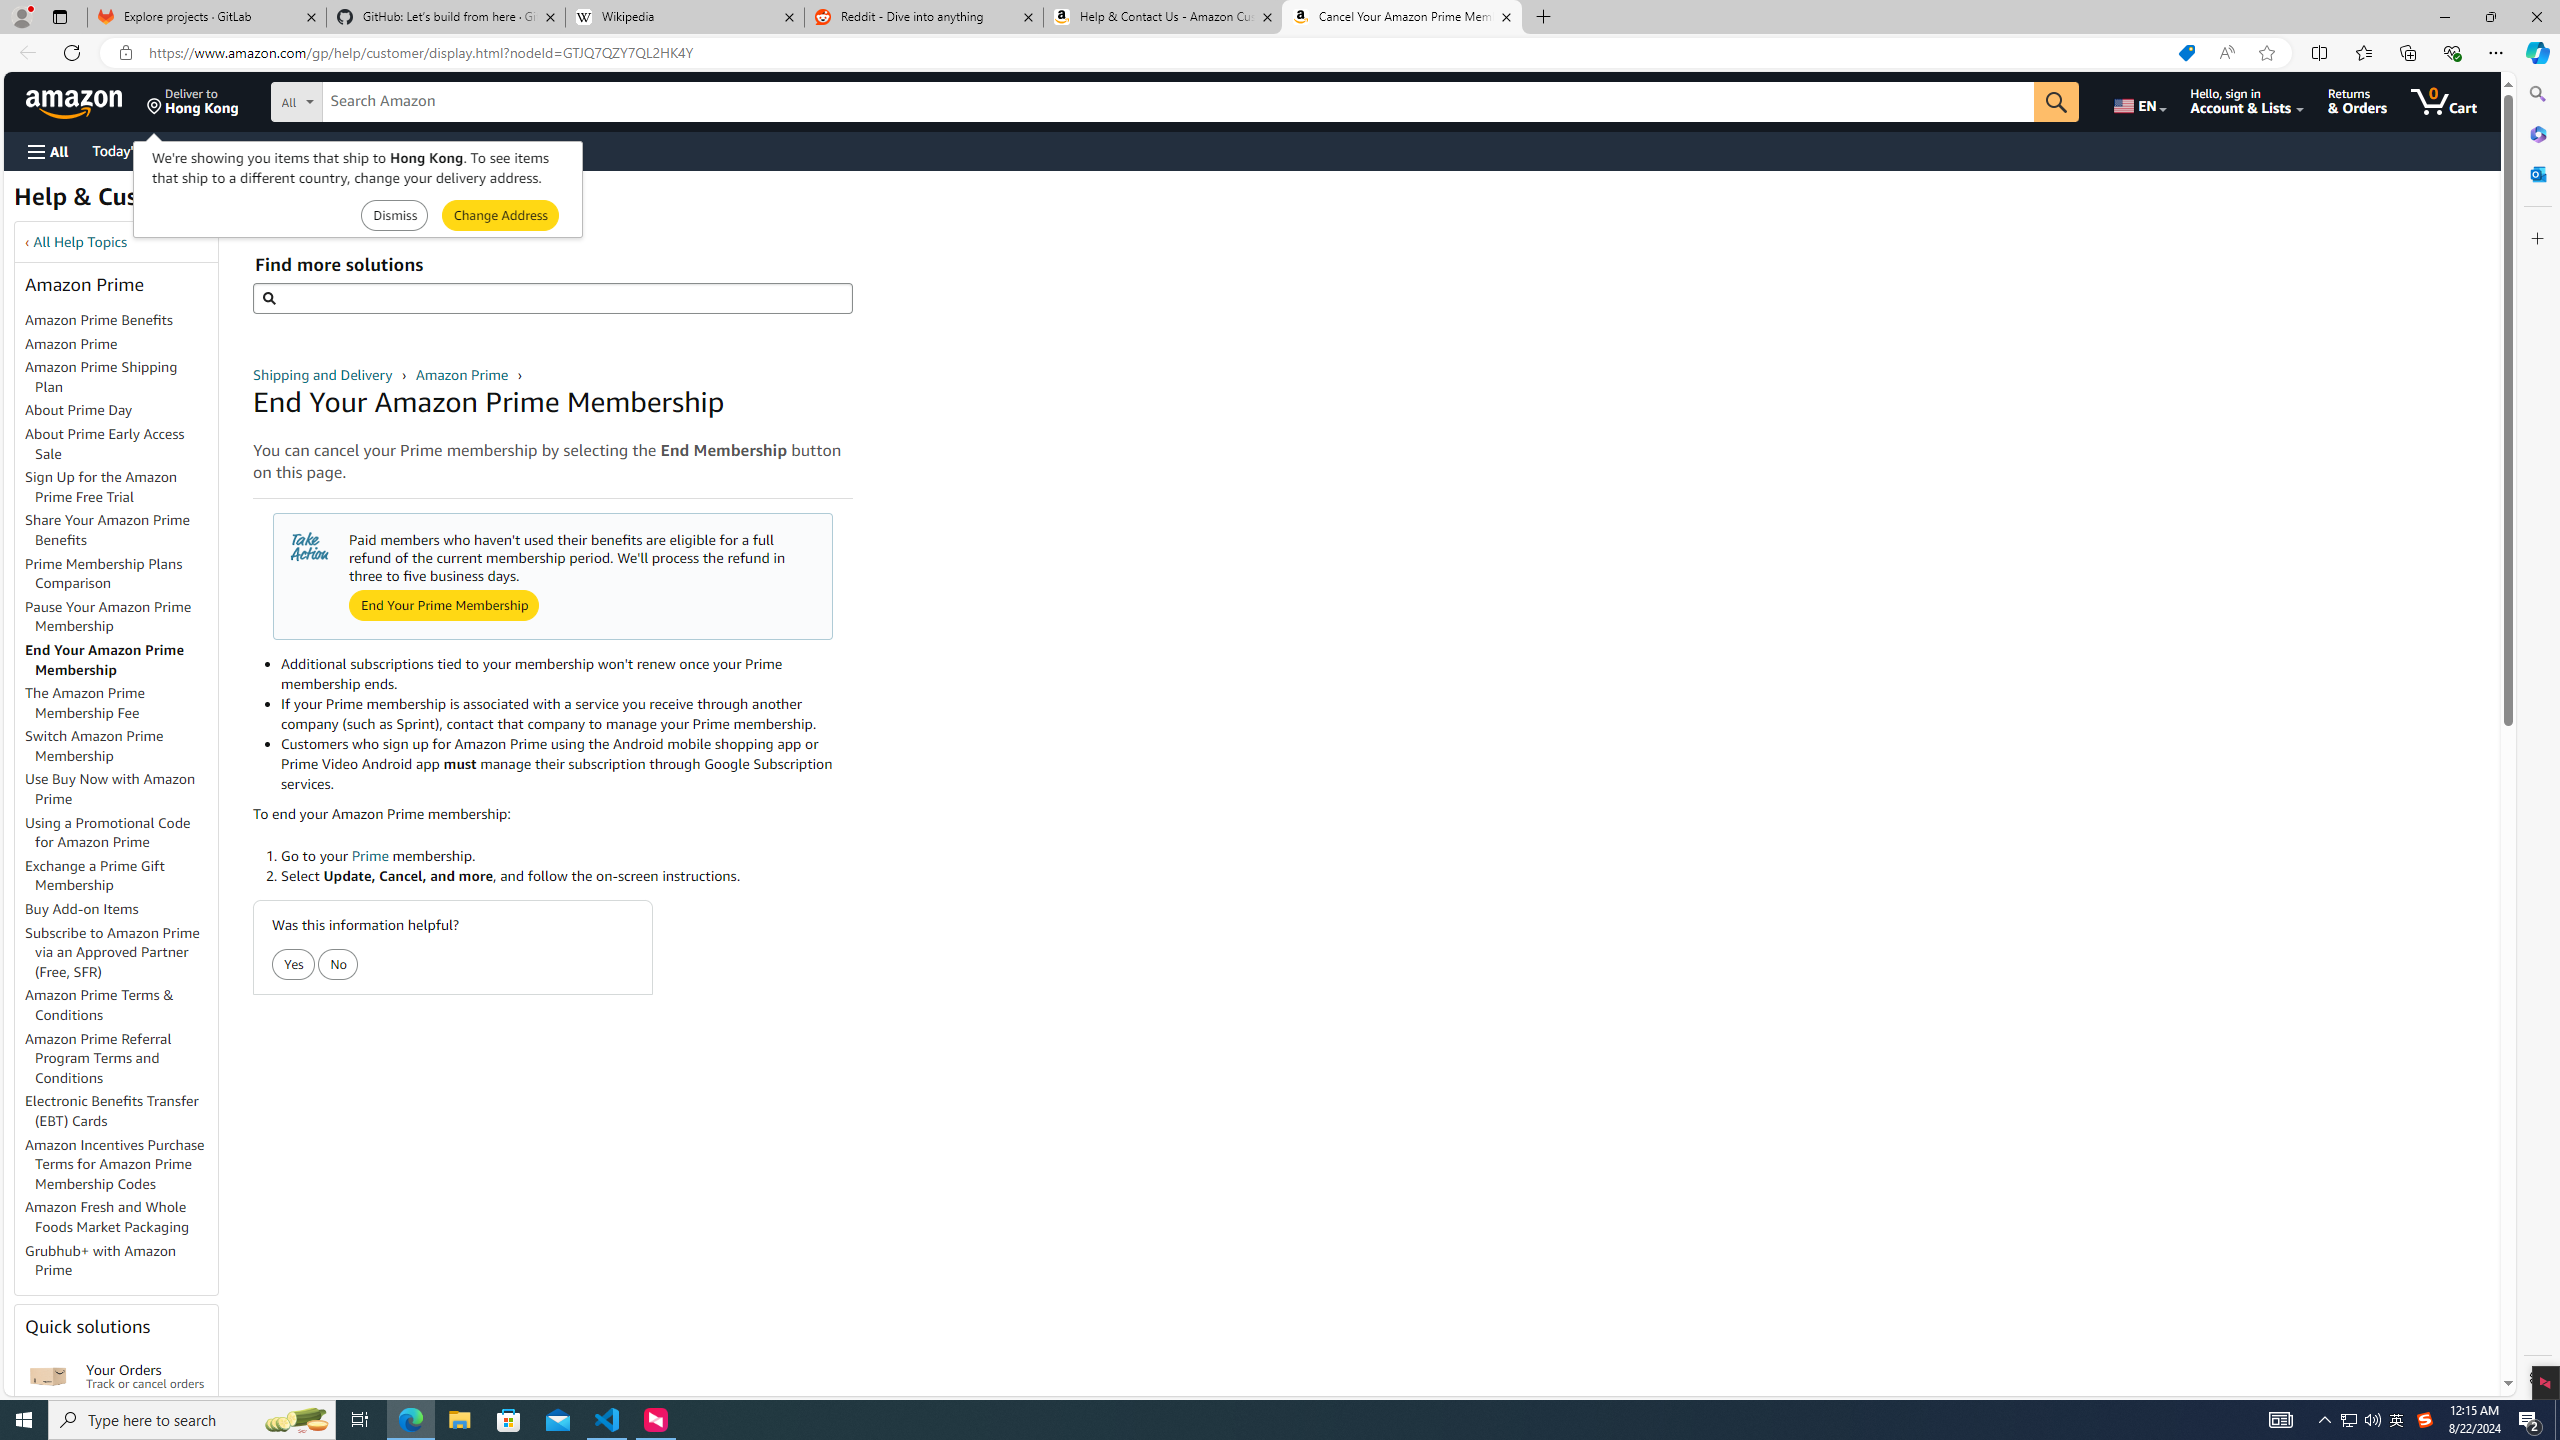  Describe the element at coordinates (368, 855) in the screenshot. I see `'Prime'` at that location.